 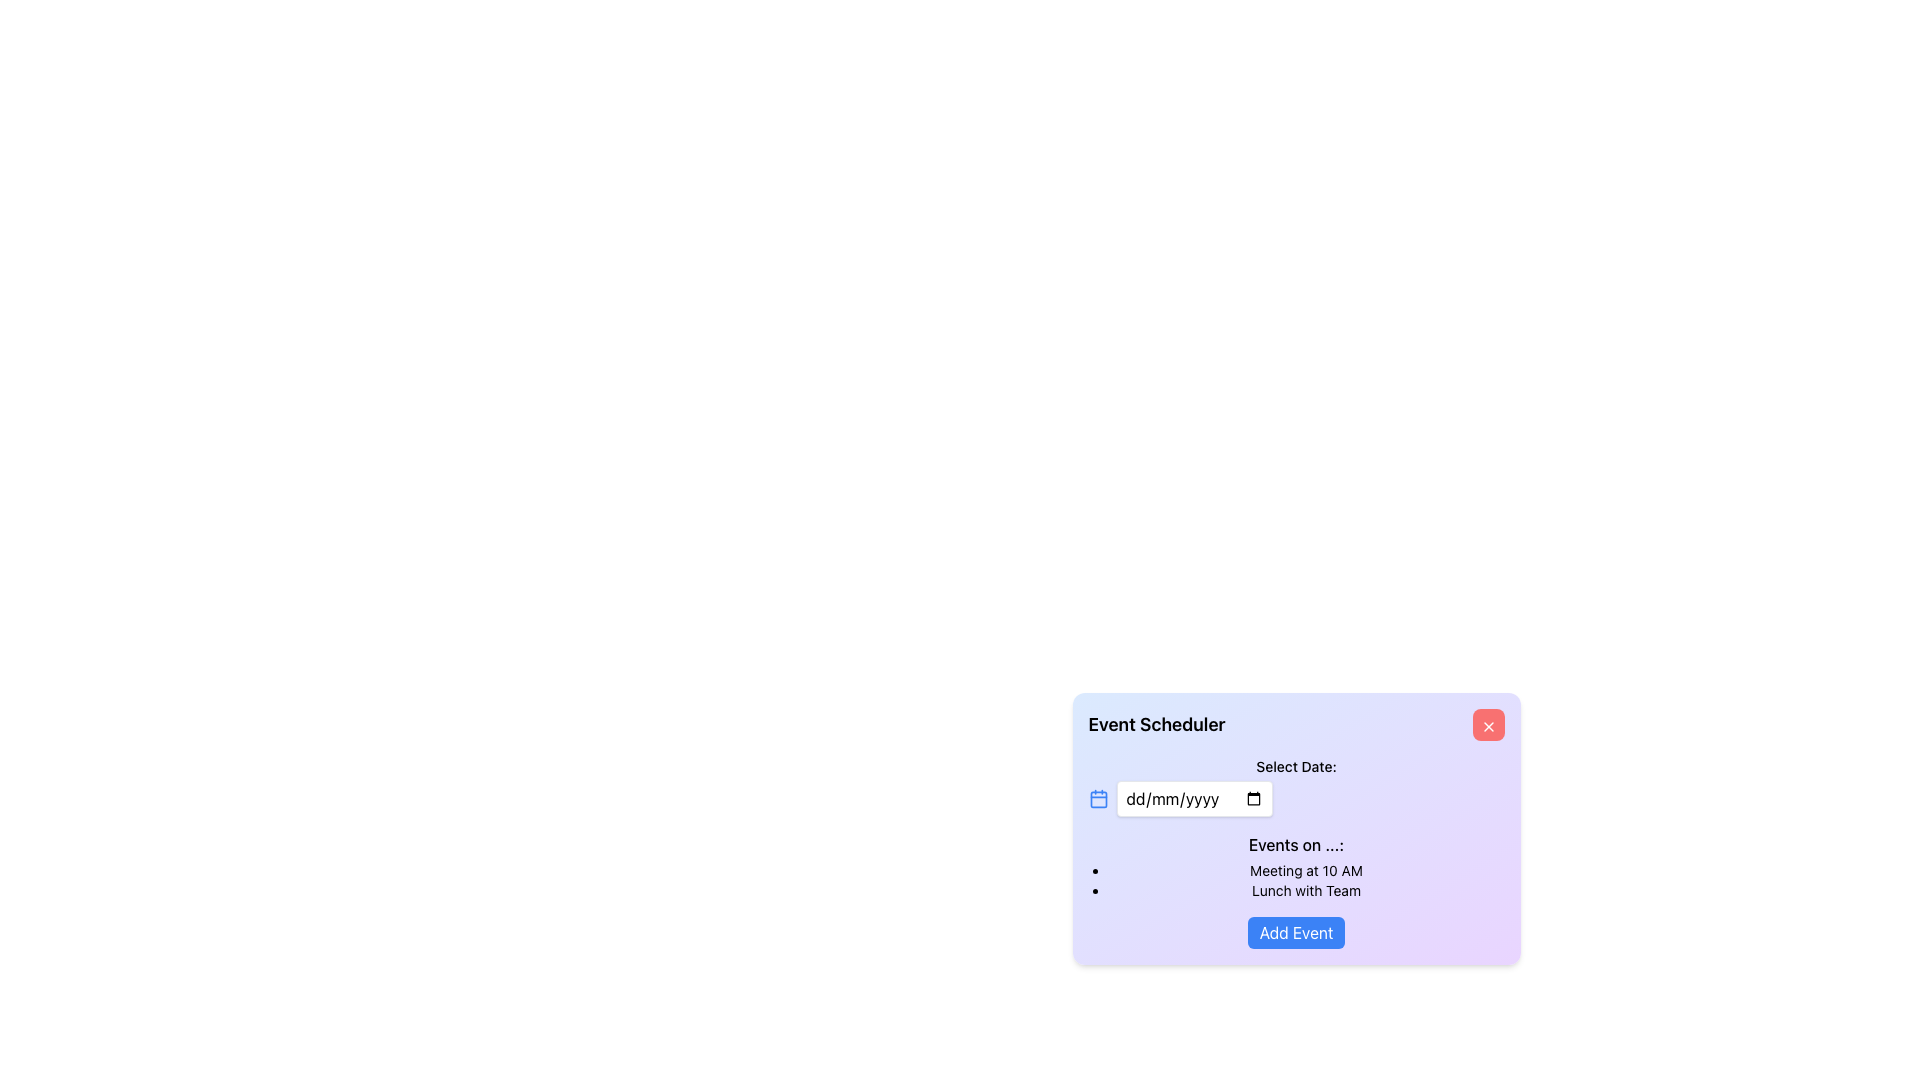 I want to click on the text element that serves as a visual indicator for the event labeled 'Lunch with Team', which is the second item in the bulleted list under the 'Events on ...:' section, so click(x=1306, y=890).